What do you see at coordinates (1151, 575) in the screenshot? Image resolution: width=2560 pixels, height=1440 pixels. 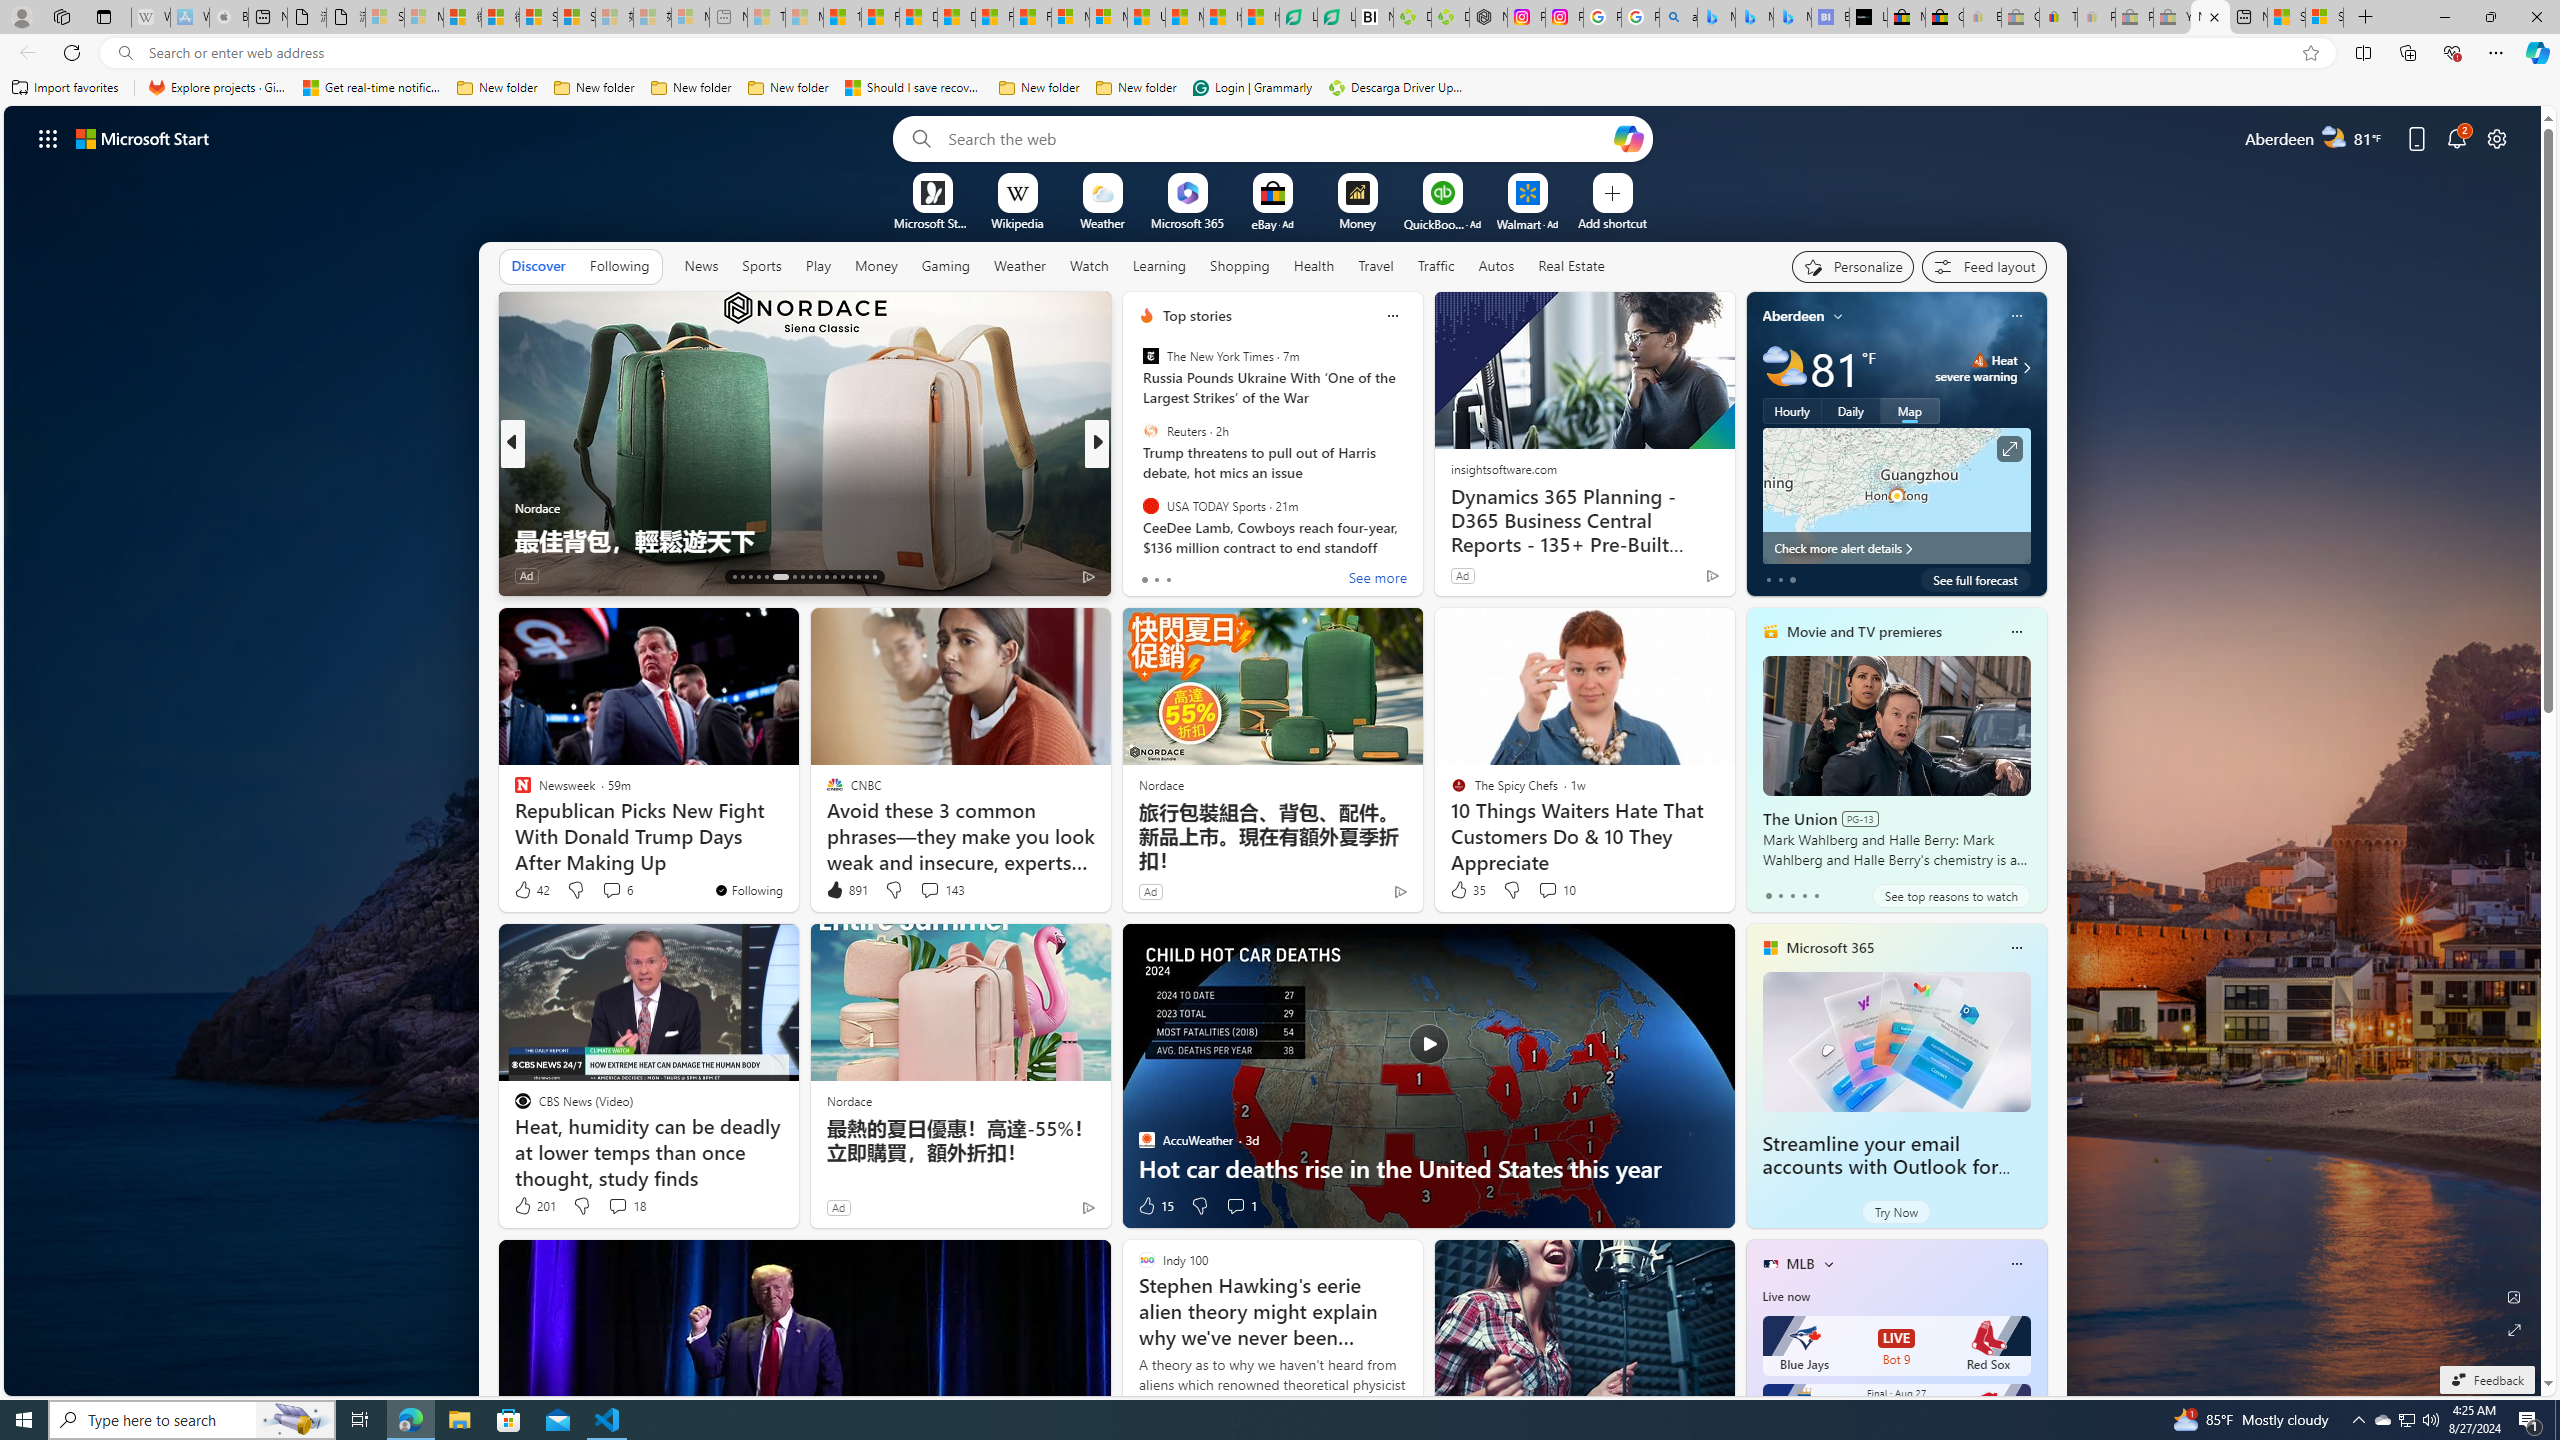 I see `'221 Like'` at bounding box center [1151, 575].